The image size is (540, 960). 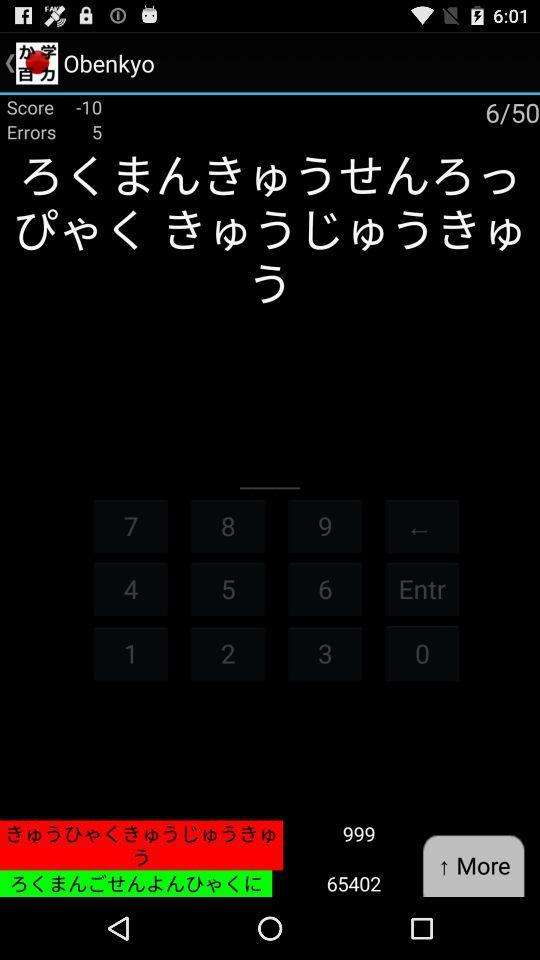 I want to click on item next to 5 item, so click(x=130, y=652).